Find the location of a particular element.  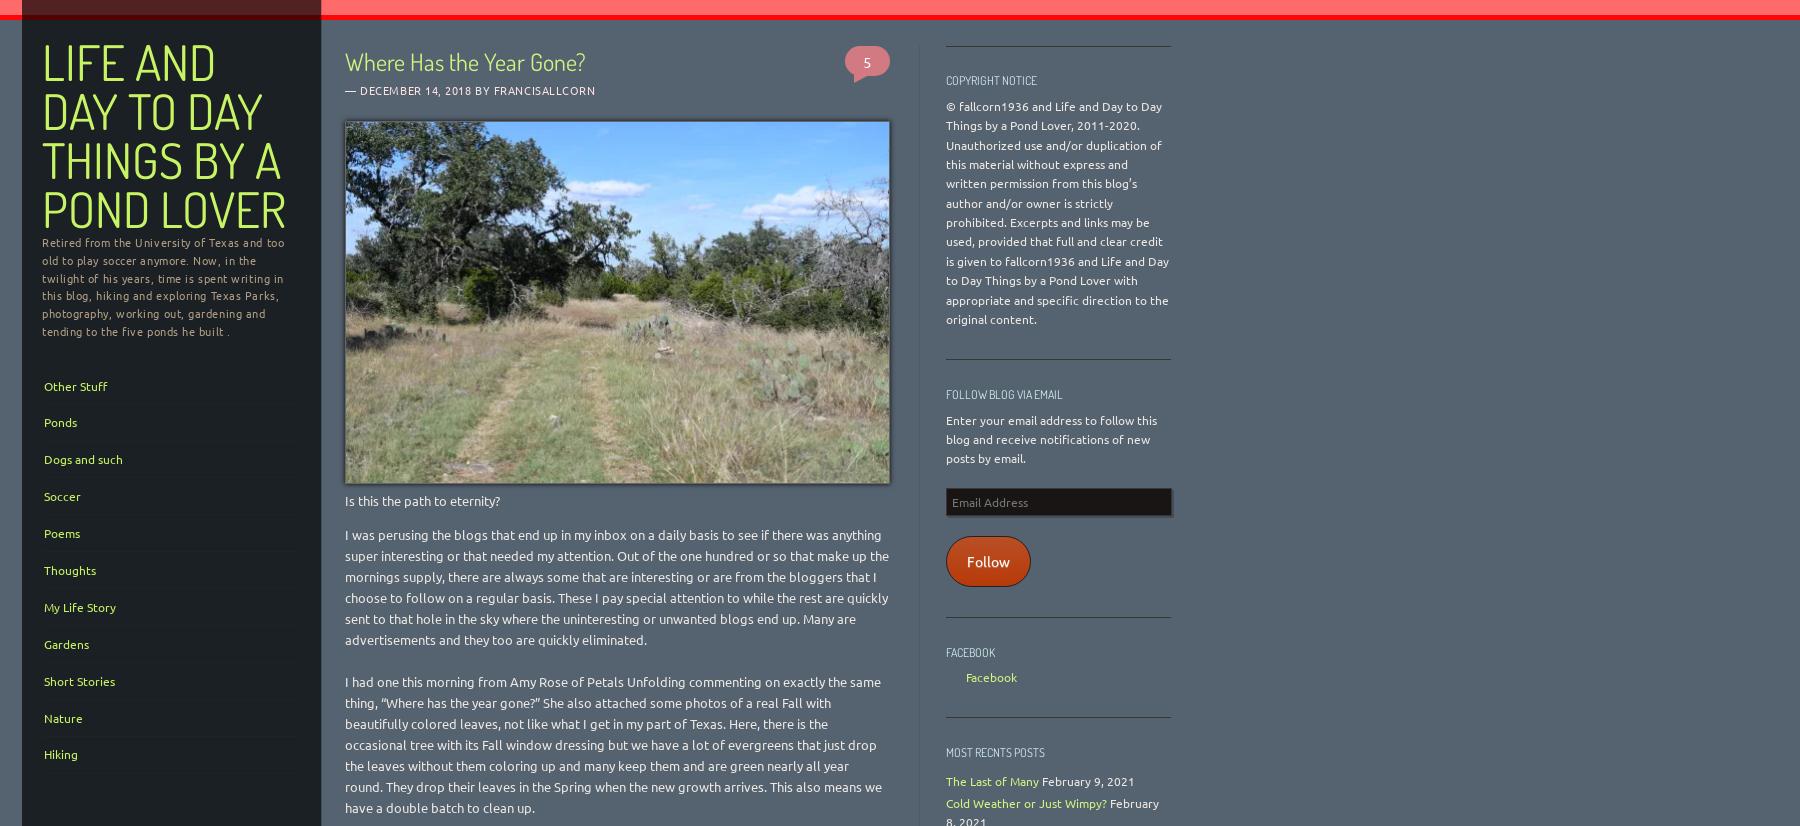

'Soccer' is located at coordinates (61, 496).